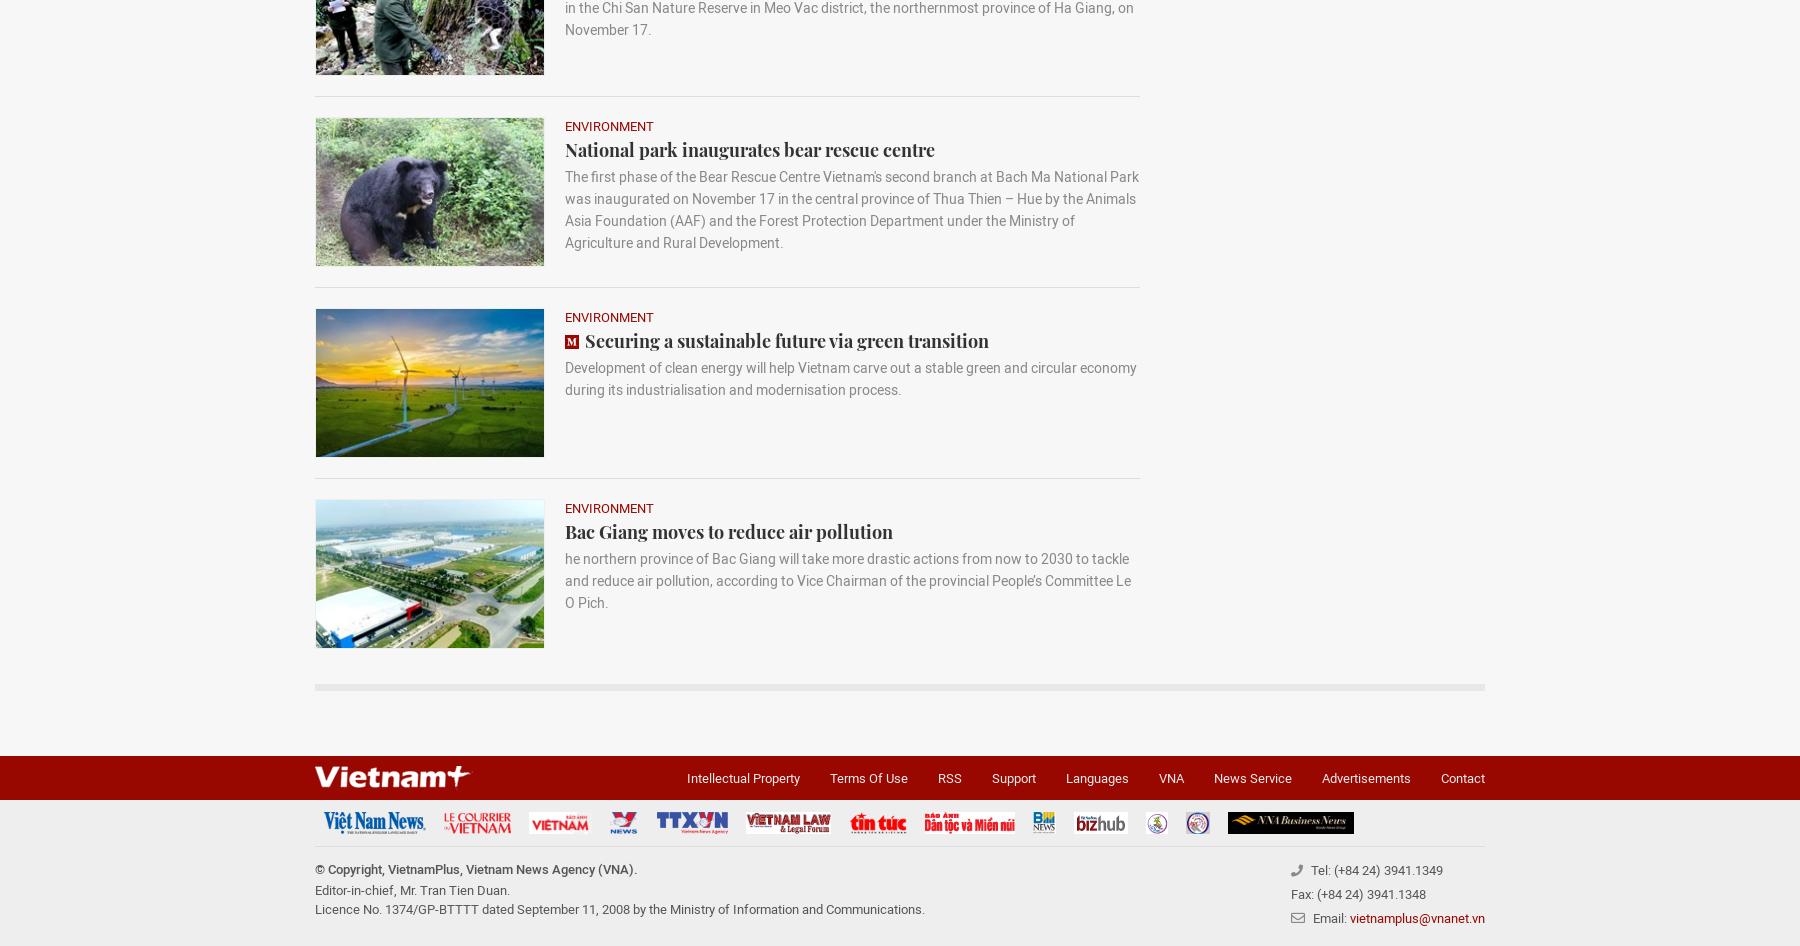 The height and width of the screenshot is (946, 1800). I want to click on 'Tuesday, August 25, 2015 17:21', so click(469, 876).